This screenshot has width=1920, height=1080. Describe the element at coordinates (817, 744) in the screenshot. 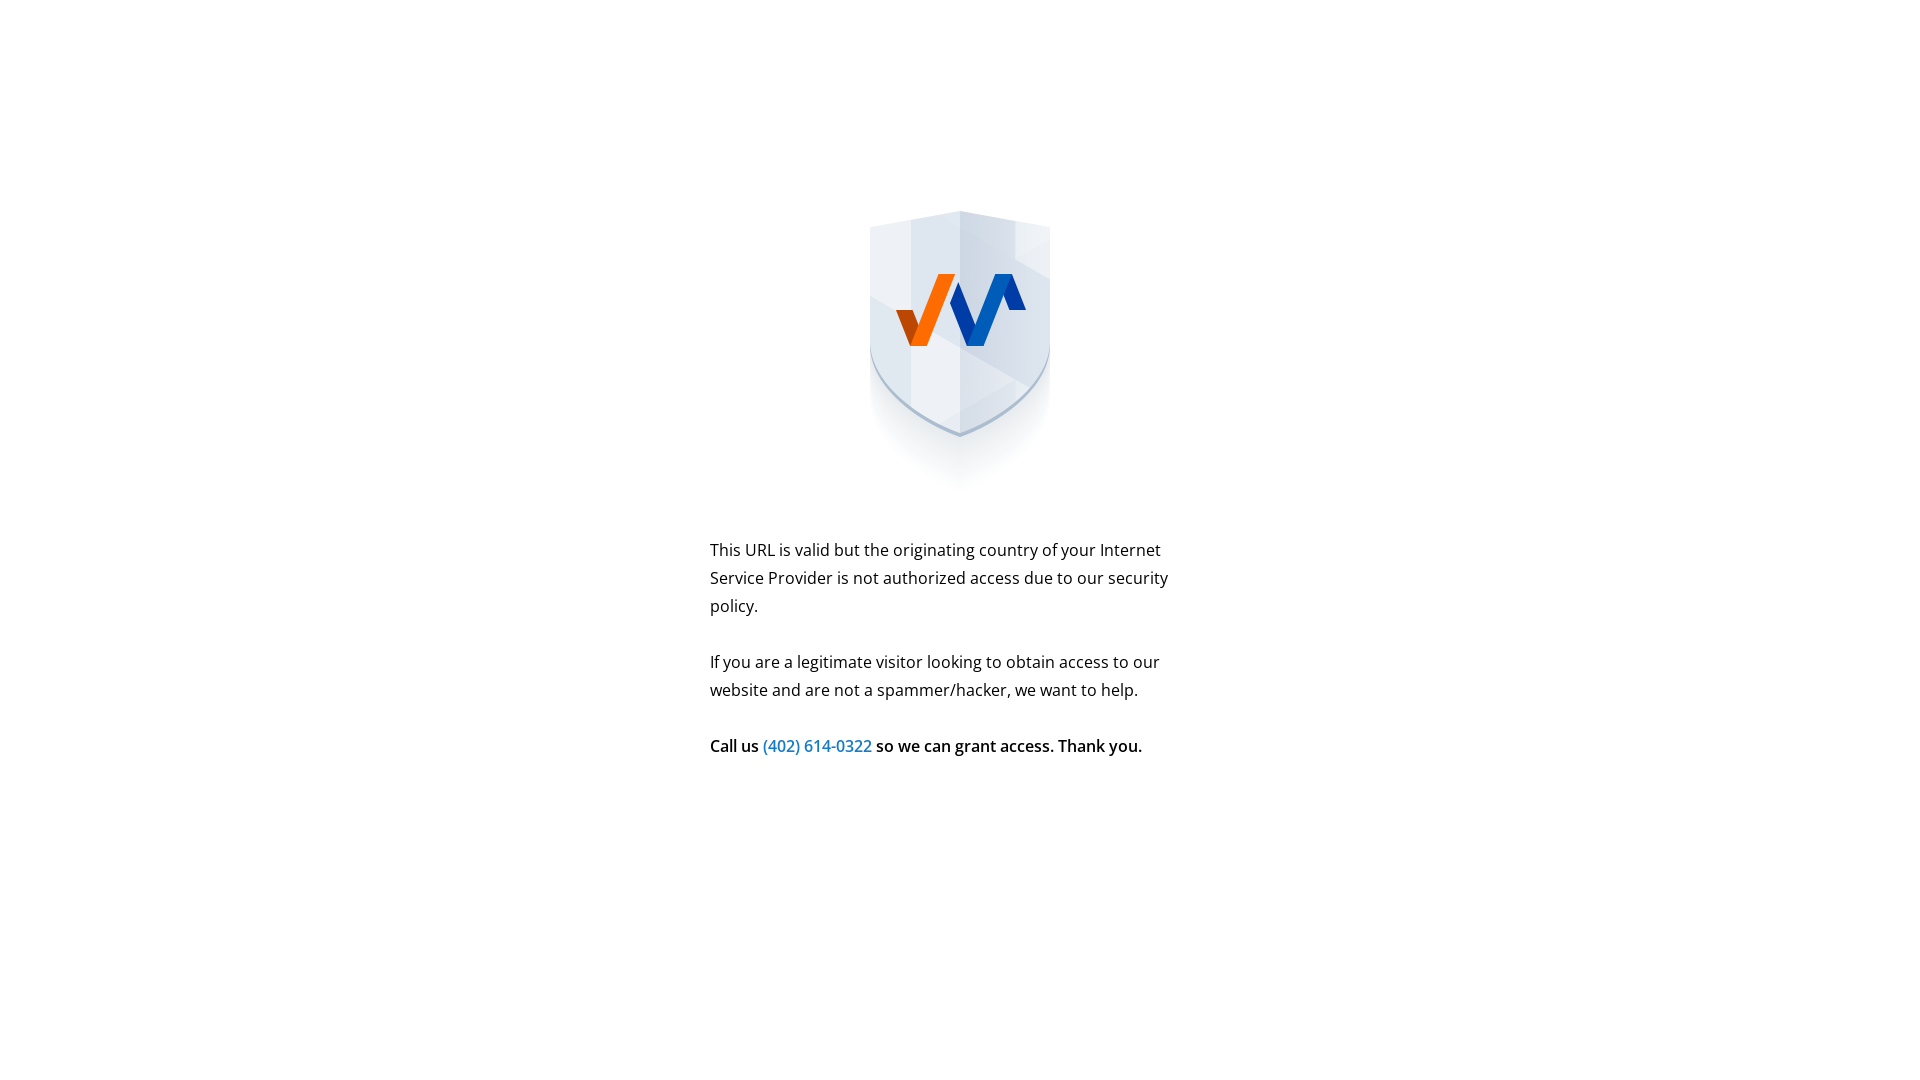

I see `'(402) 614-0322'` at that location.